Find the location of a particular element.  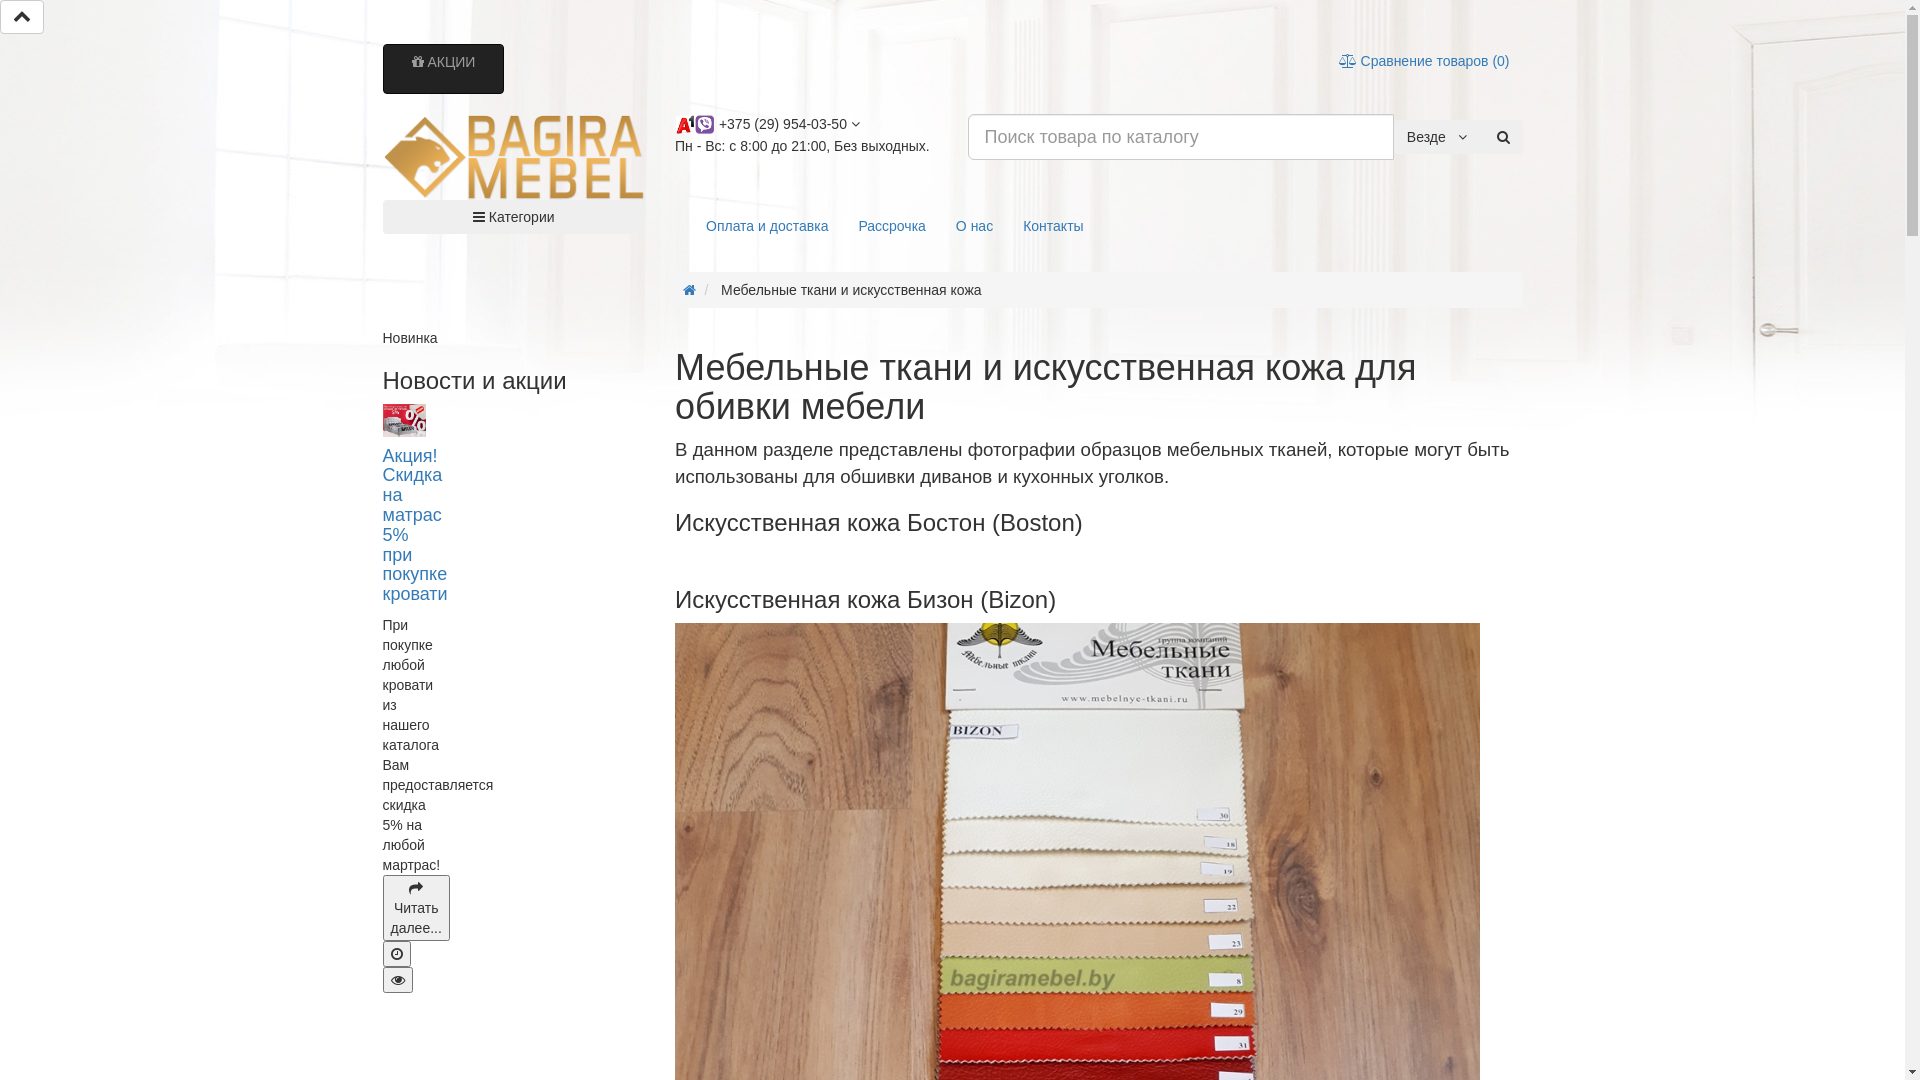

'17.04.2020 01:22' is located at coordinates (395, 952).